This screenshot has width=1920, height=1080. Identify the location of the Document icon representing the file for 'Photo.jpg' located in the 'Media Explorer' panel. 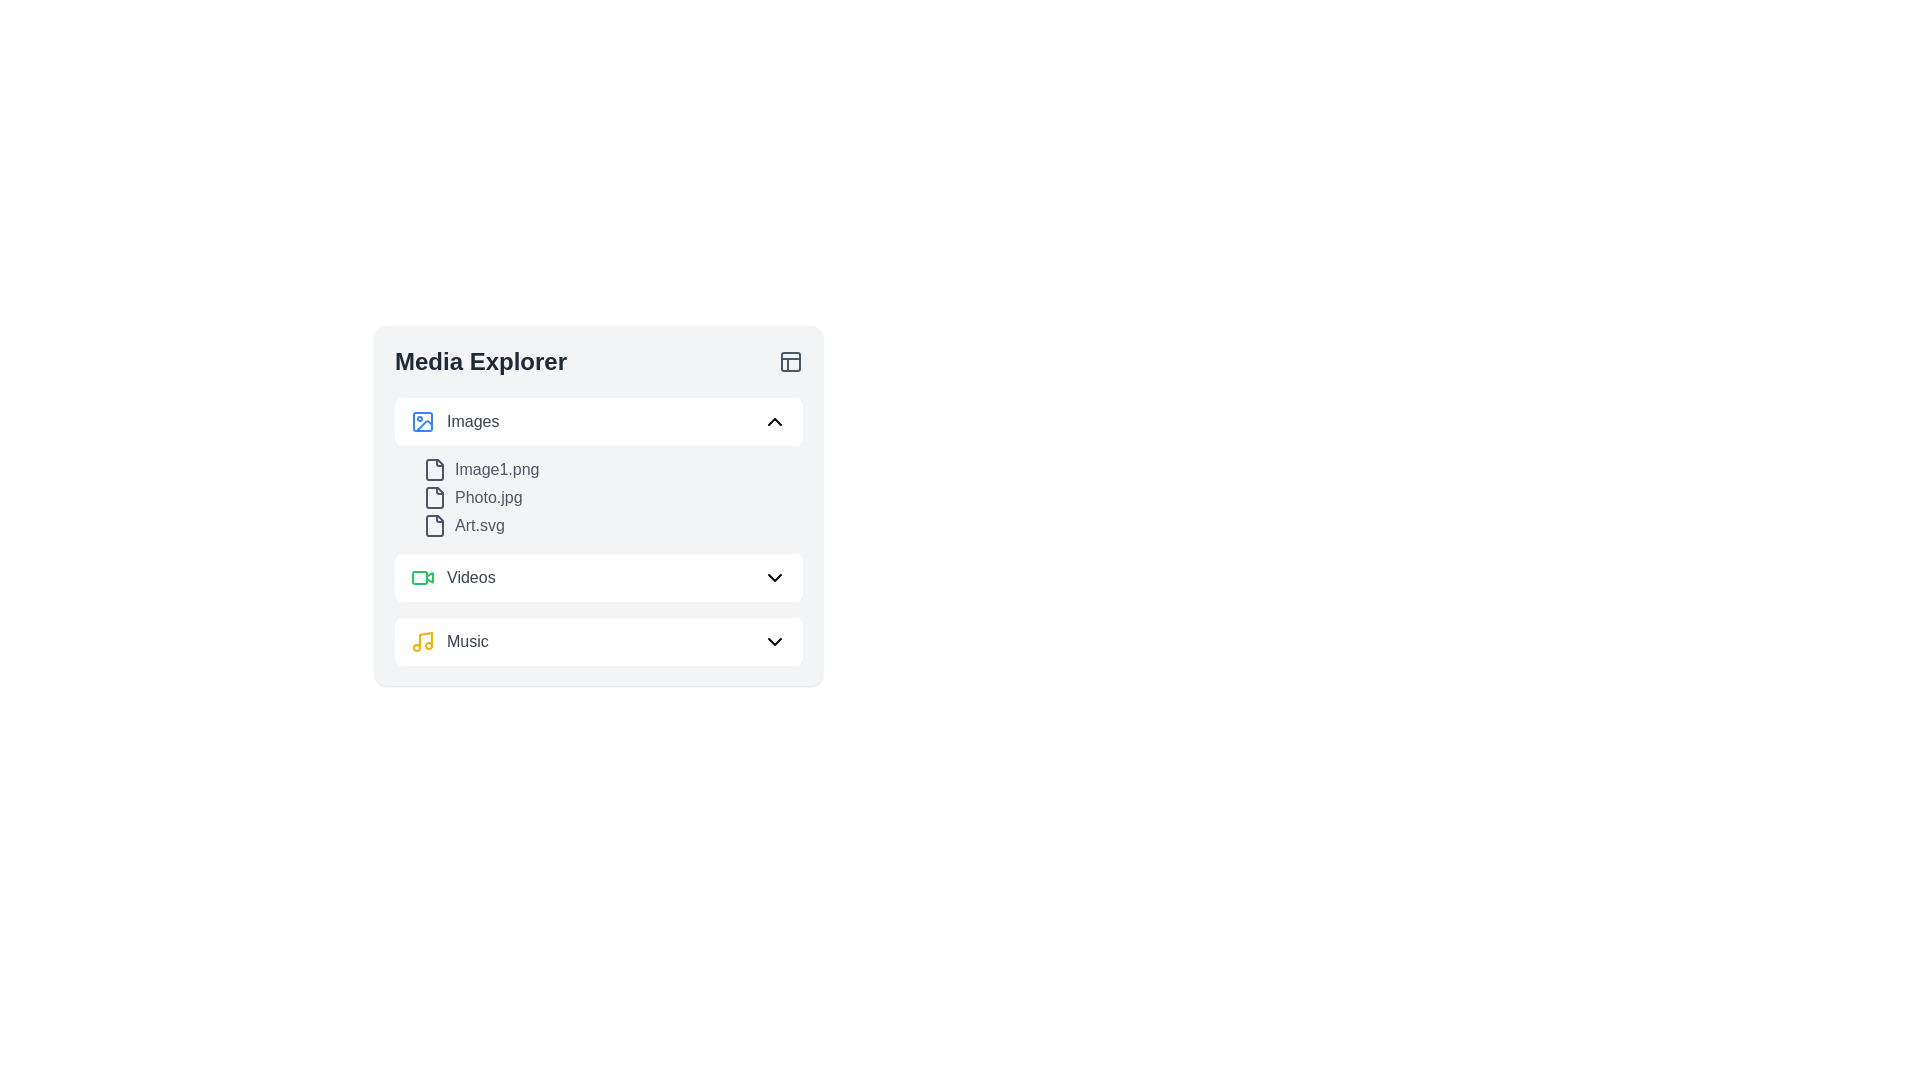
(434, 496).